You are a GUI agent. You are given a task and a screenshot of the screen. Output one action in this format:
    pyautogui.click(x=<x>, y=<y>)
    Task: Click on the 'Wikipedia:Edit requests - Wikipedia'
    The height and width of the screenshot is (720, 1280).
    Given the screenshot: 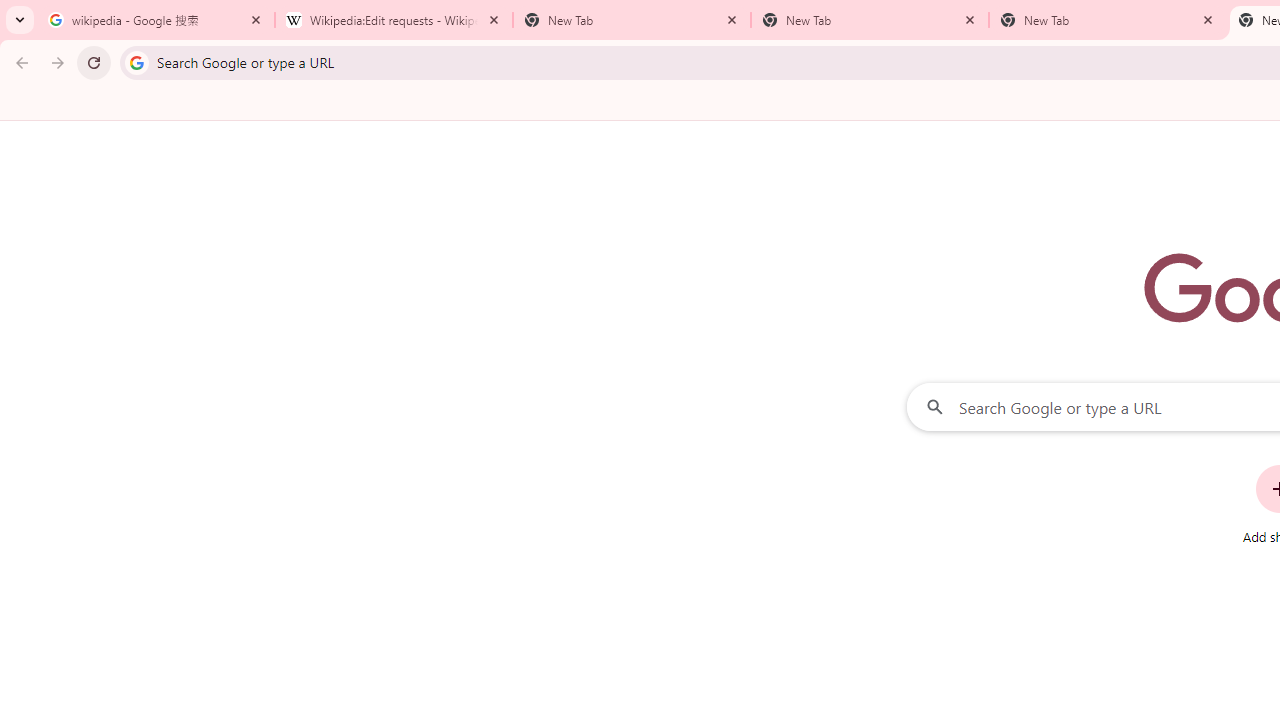 What is the action you would take?
    pyautogui.click(x=394, y=20)
    